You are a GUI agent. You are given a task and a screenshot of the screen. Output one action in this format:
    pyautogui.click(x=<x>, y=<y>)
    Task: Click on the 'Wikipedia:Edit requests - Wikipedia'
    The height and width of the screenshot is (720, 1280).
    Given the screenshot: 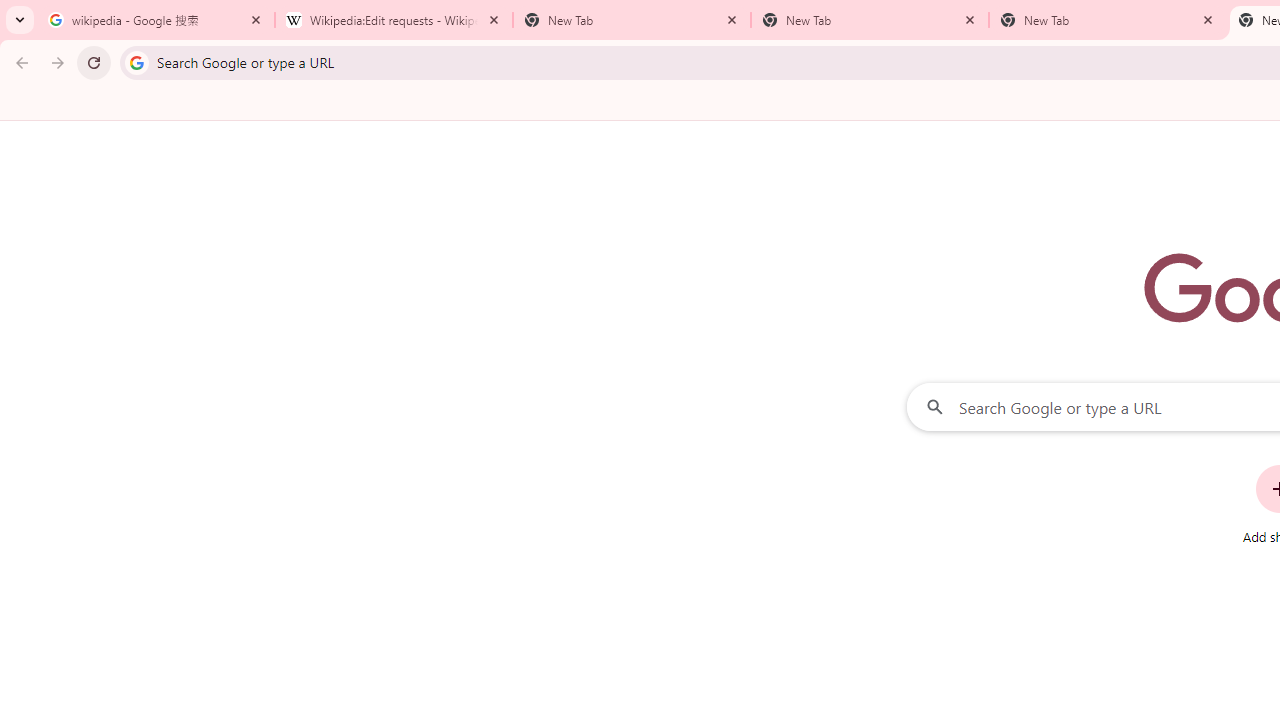 What is the action you would take?
    pyautogui.click(x=394, y=20)
    